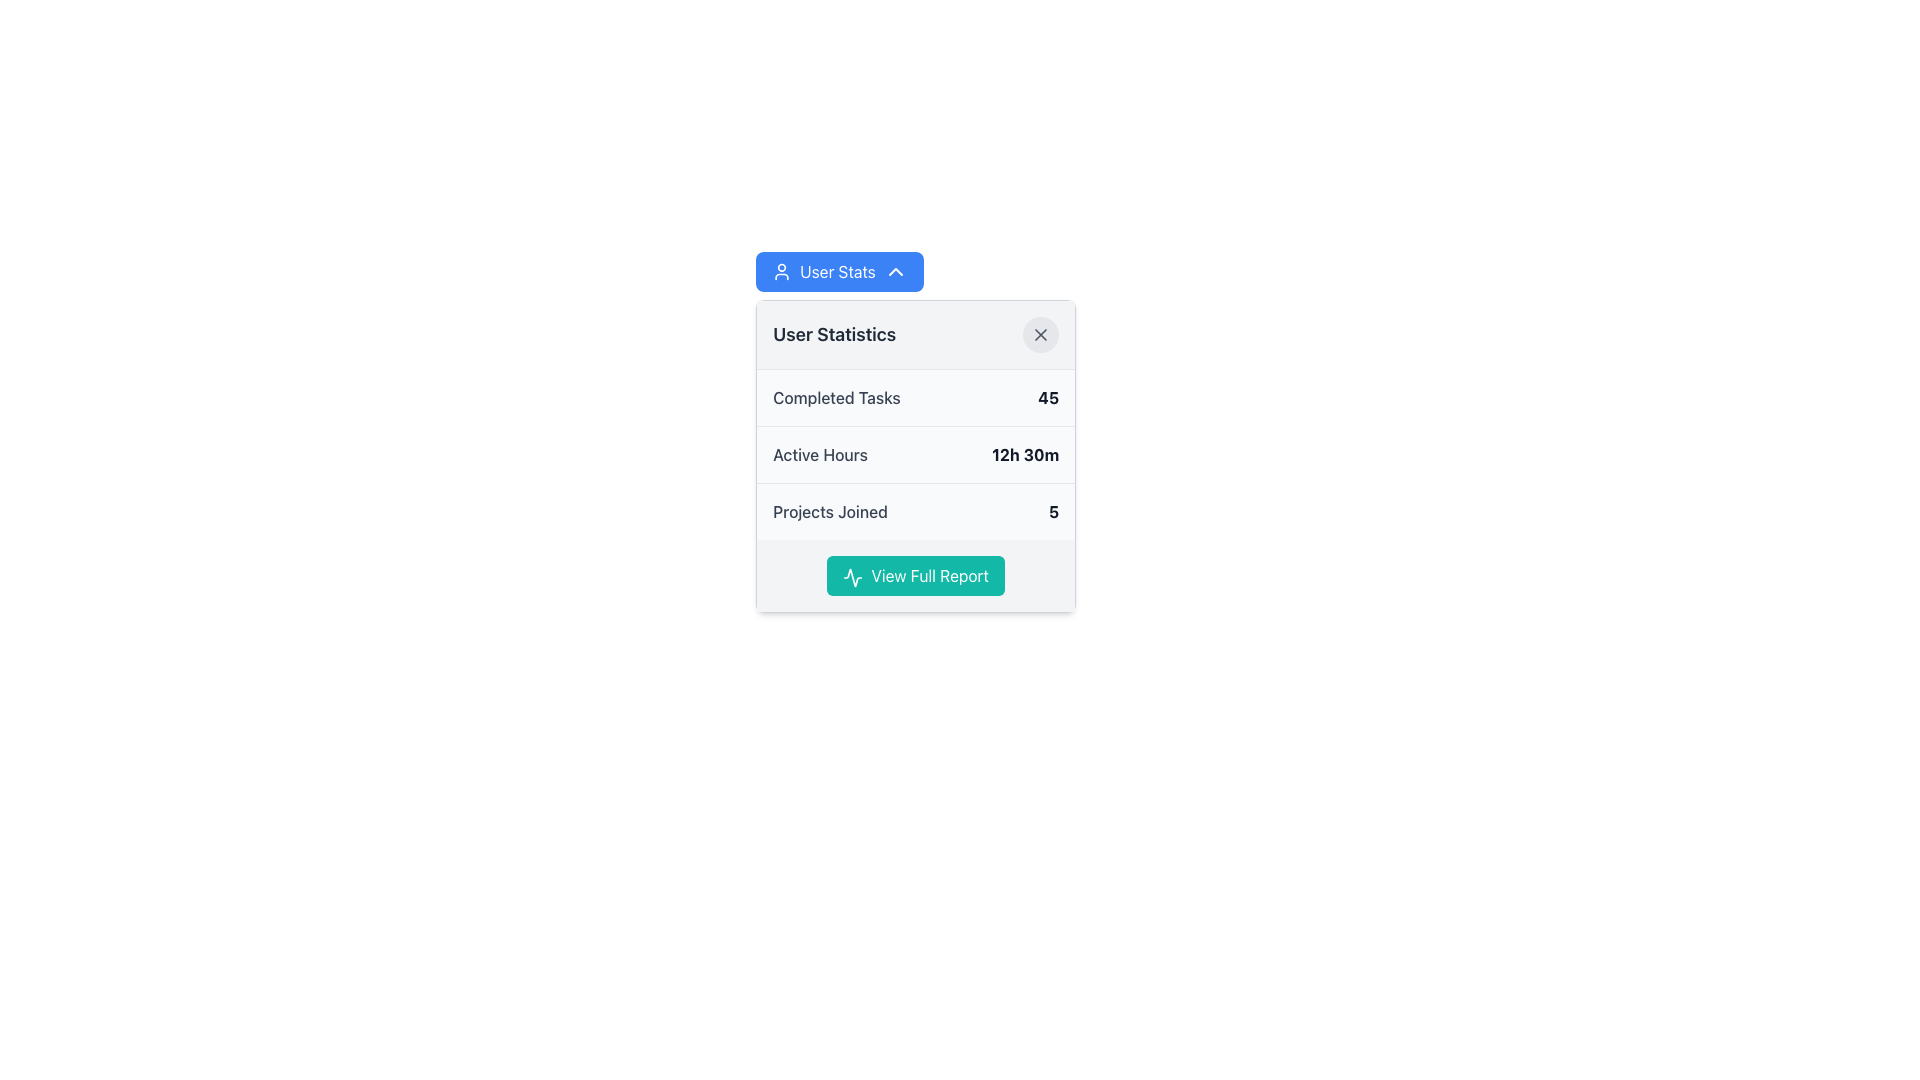  Describe the element at coordinates (820, 455) in the screenshot. I see `the Text Label that describes the active hours metric display, which is positioned to the left of the duration '12h 30m' in the 'User Statistics' section` at that location.